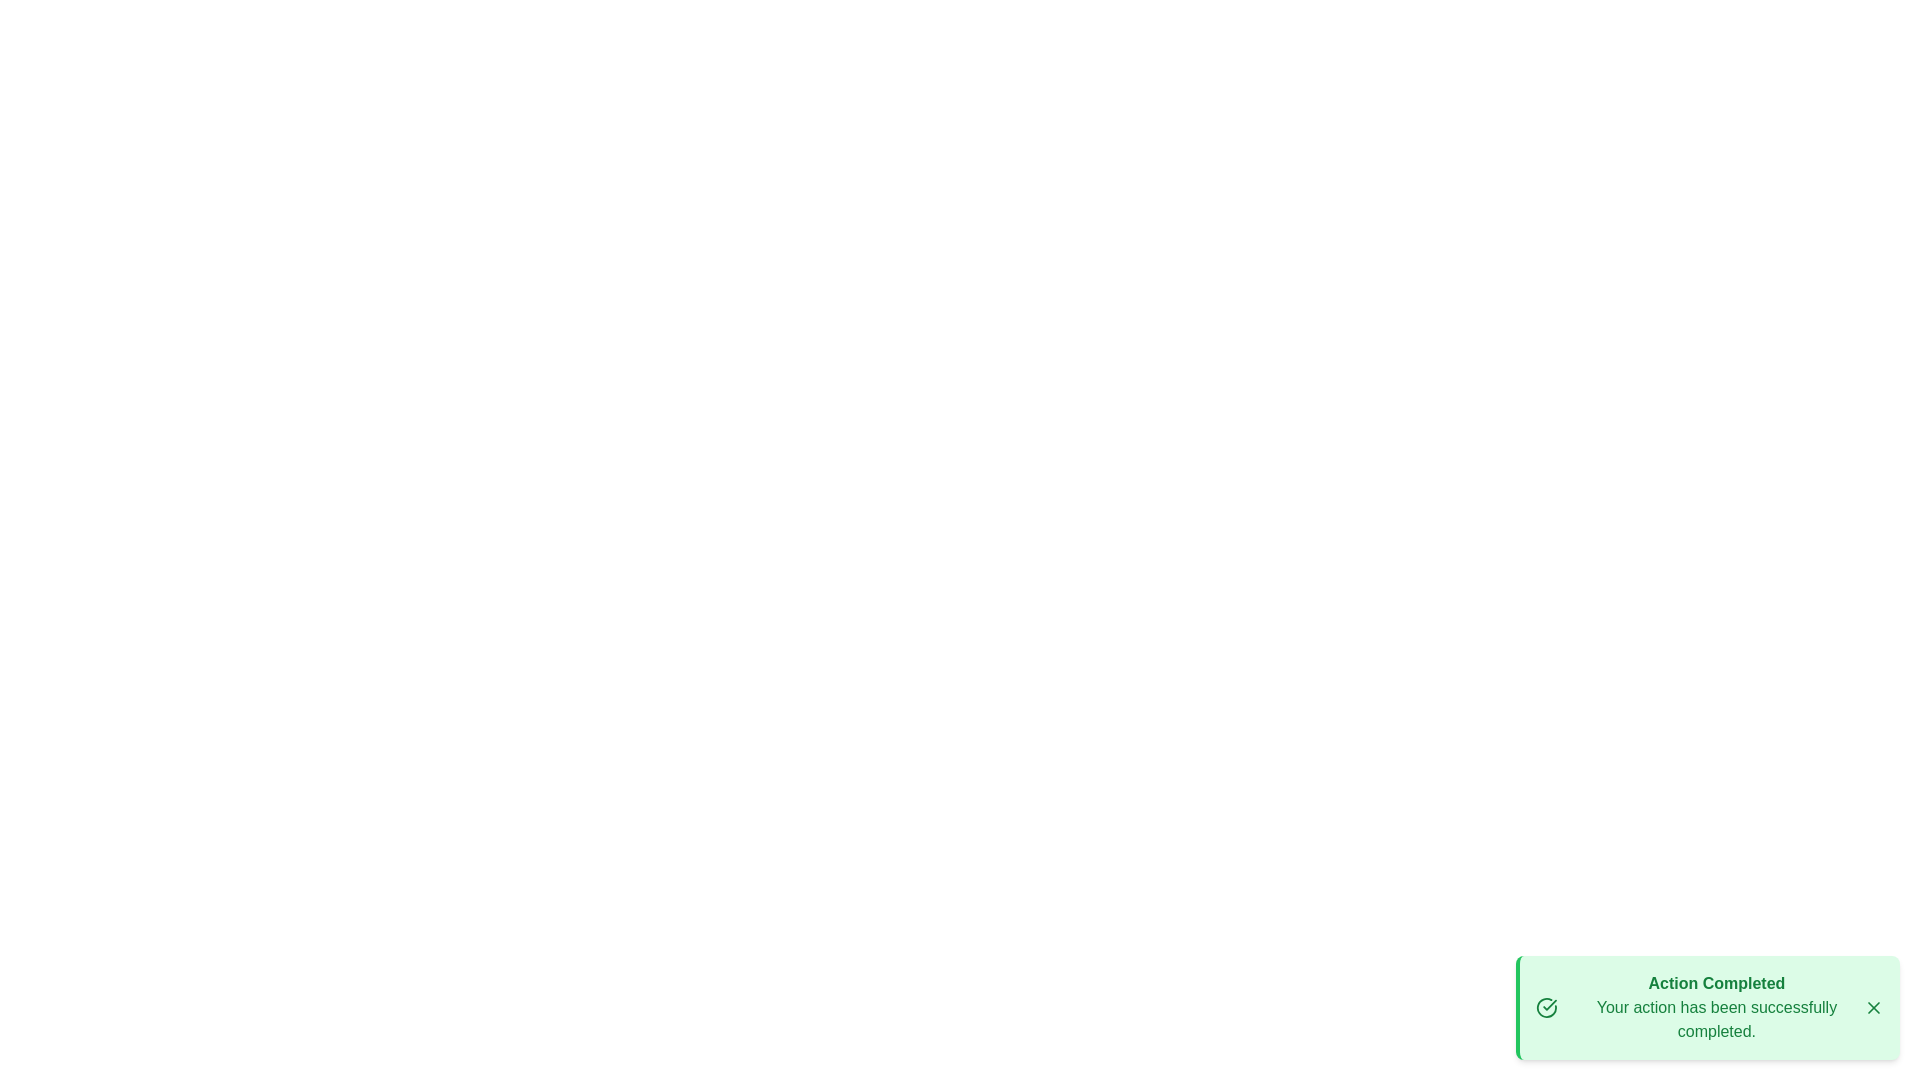 The image size is (1920, 1080). I want to click on the icon located to the left of the notification text, so click(1545, 1007).